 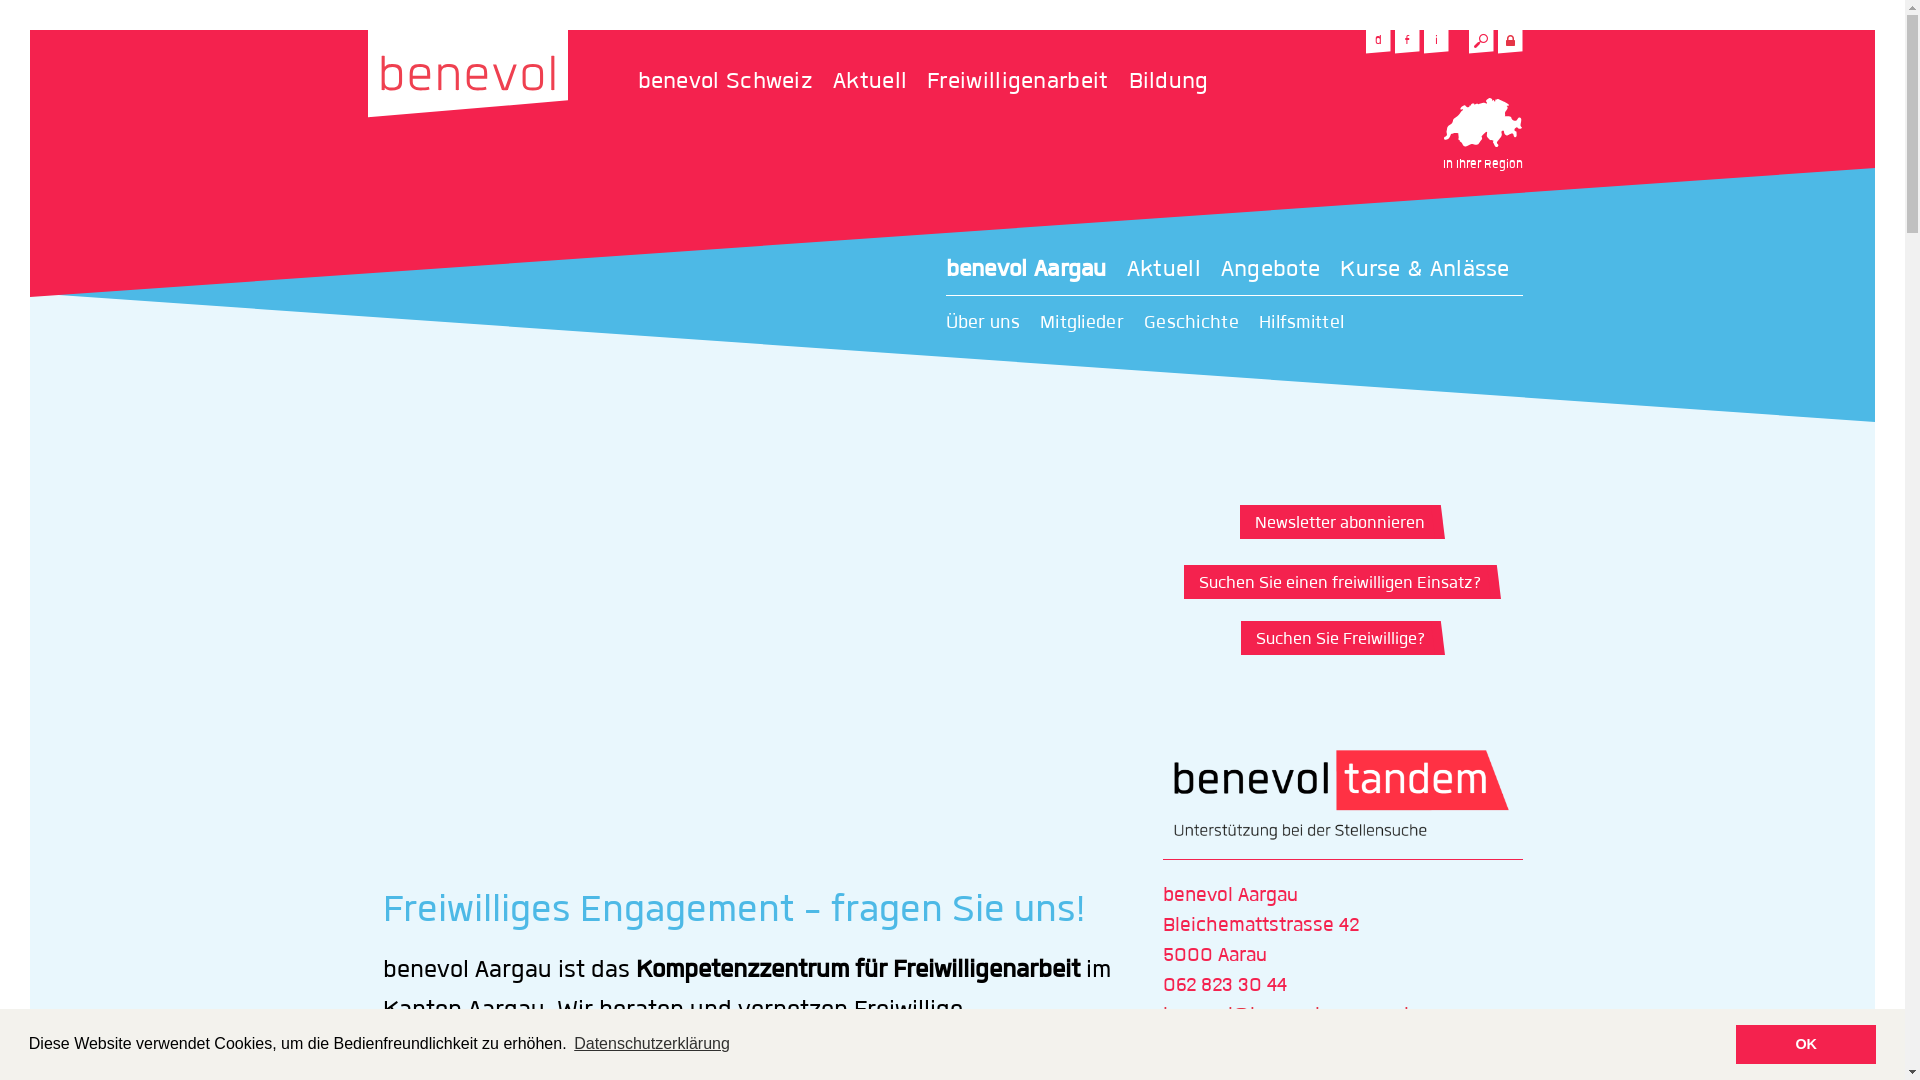 I want to click on 'Hilfsmittel', so click(x=1311, y=322).